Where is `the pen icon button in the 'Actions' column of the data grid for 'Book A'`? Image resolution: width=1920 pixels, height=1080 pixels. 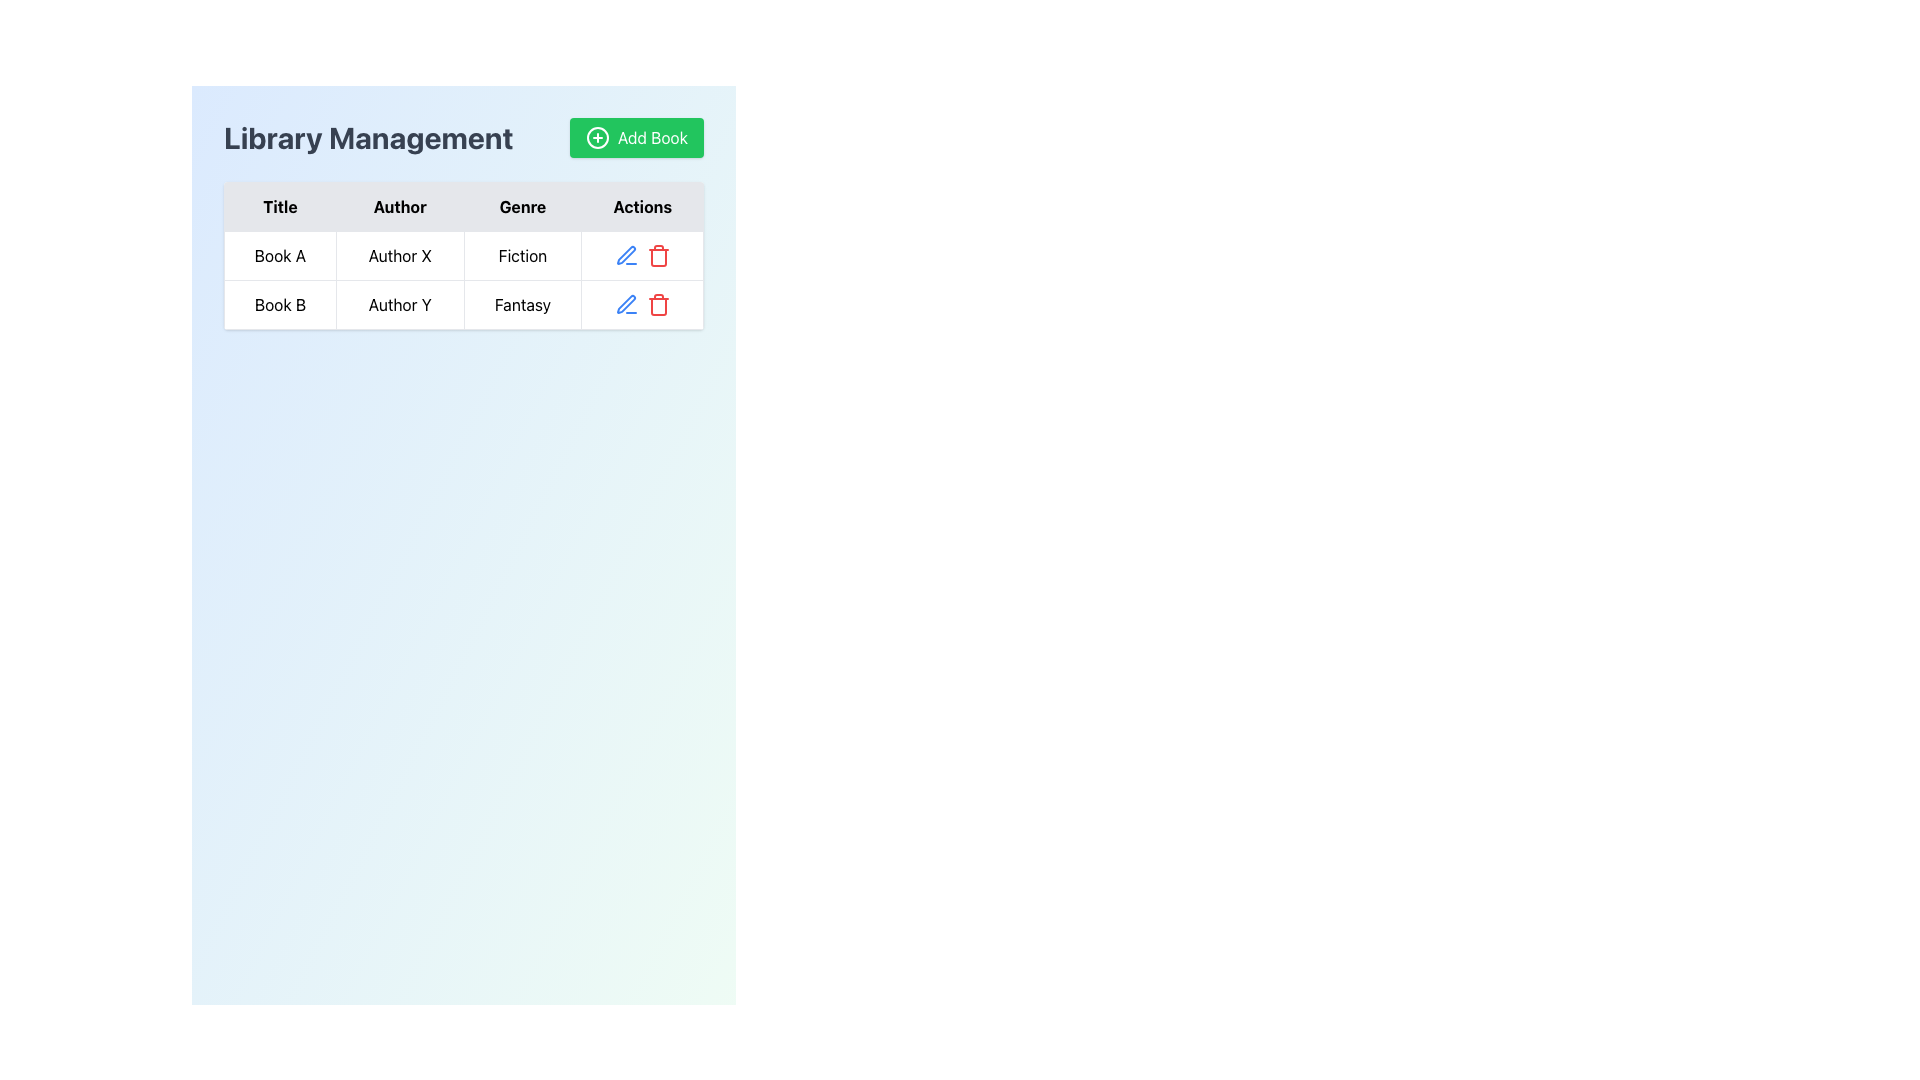 the pen icon button in the 'Actions' column of the data grid for 'Book A' is located at coordinates (625, 304).